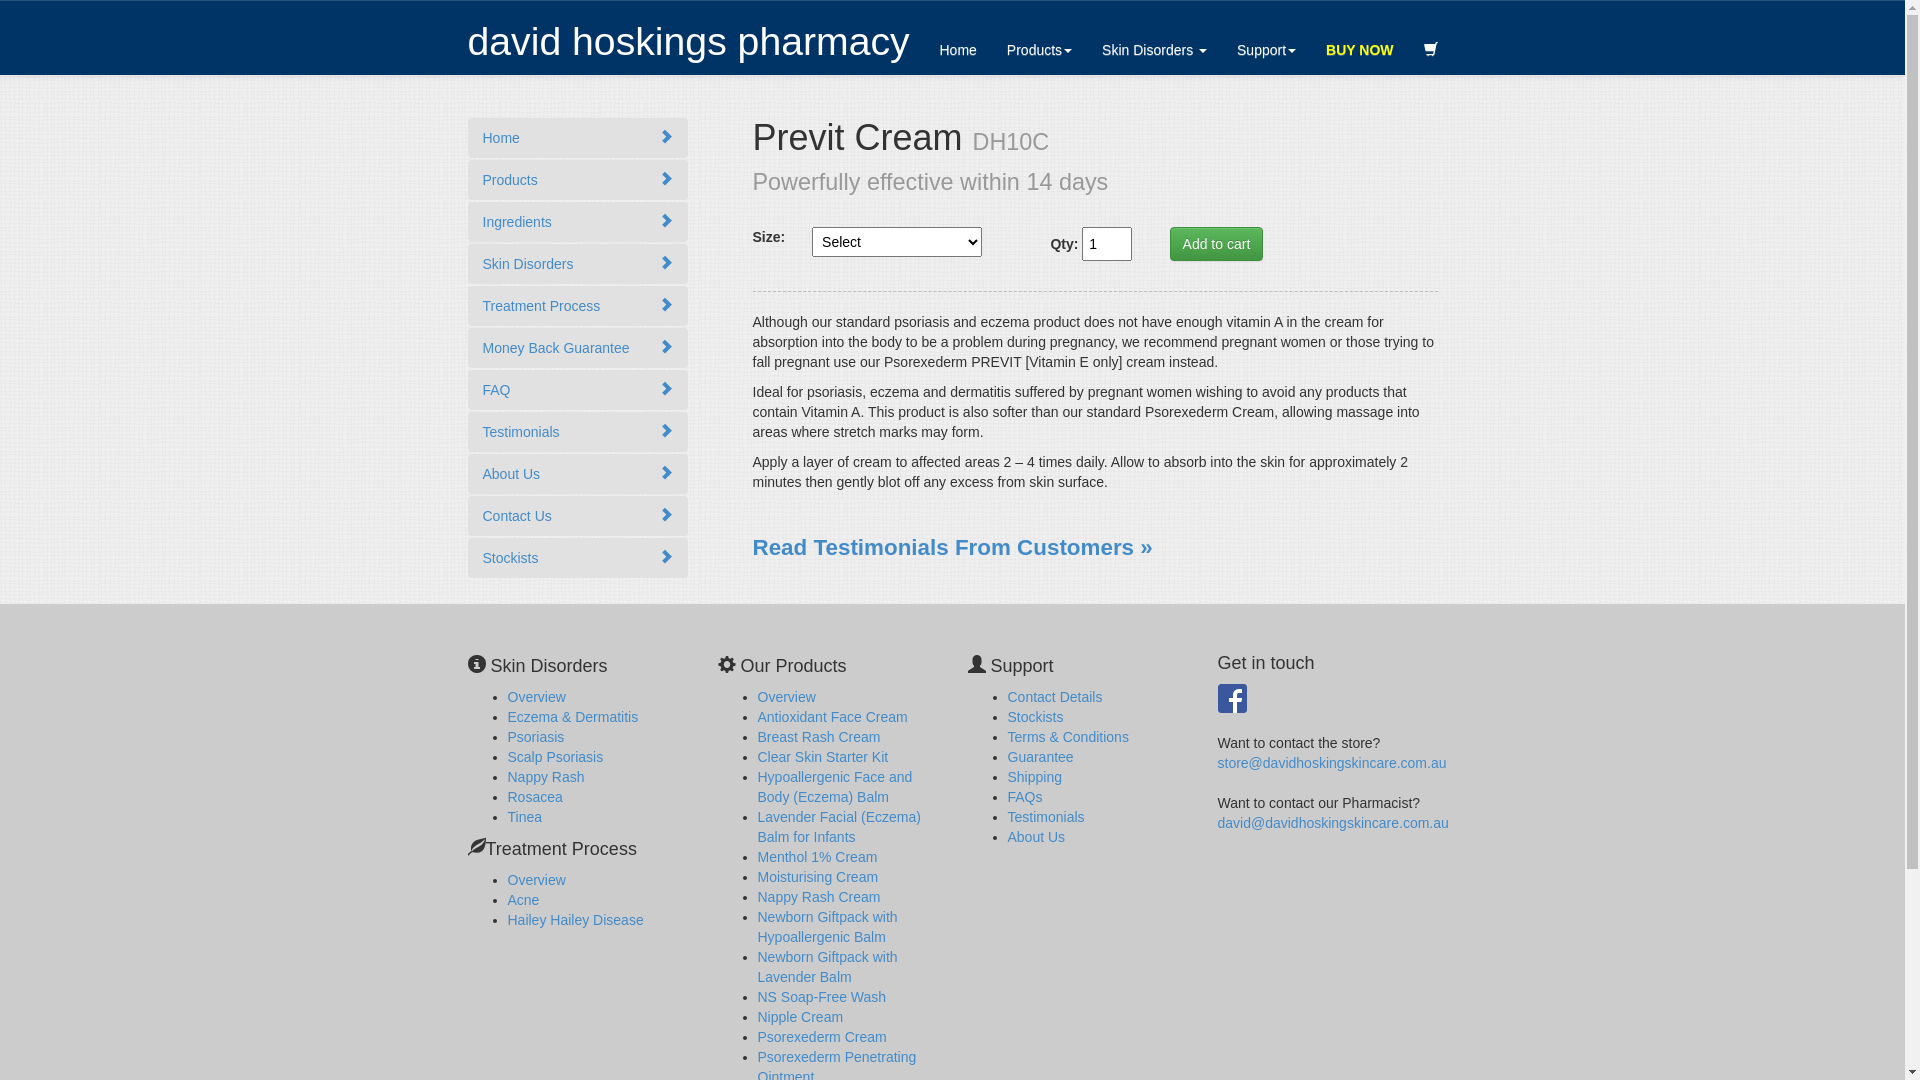 The image size is (1920, 1080). Describe the element at coordinates (757, 785) in the screenshot. I see `'Hypoallergenic Face and Body (Eczema) Balm'` at that location.